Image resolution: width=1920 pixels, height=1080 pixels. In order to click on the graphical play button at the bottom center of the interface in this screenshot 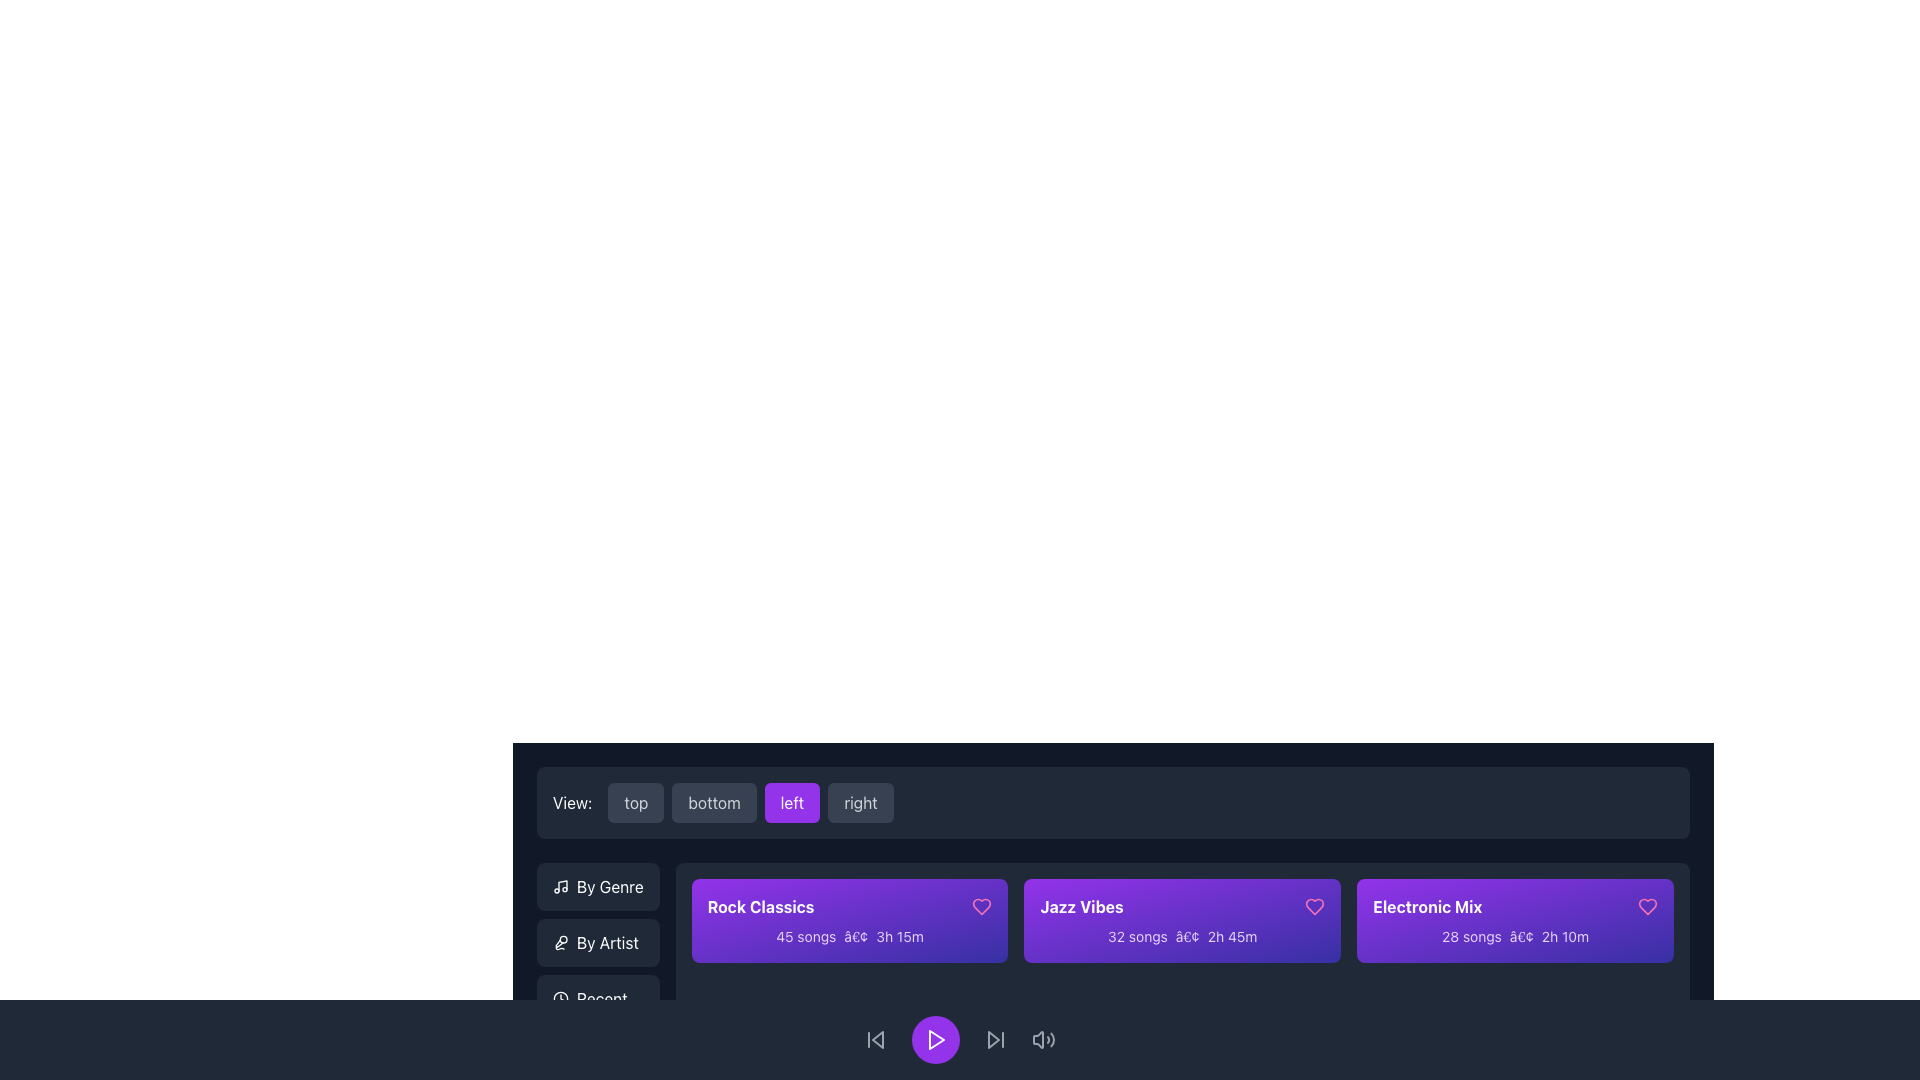, I will do `click(935, 1039)`.